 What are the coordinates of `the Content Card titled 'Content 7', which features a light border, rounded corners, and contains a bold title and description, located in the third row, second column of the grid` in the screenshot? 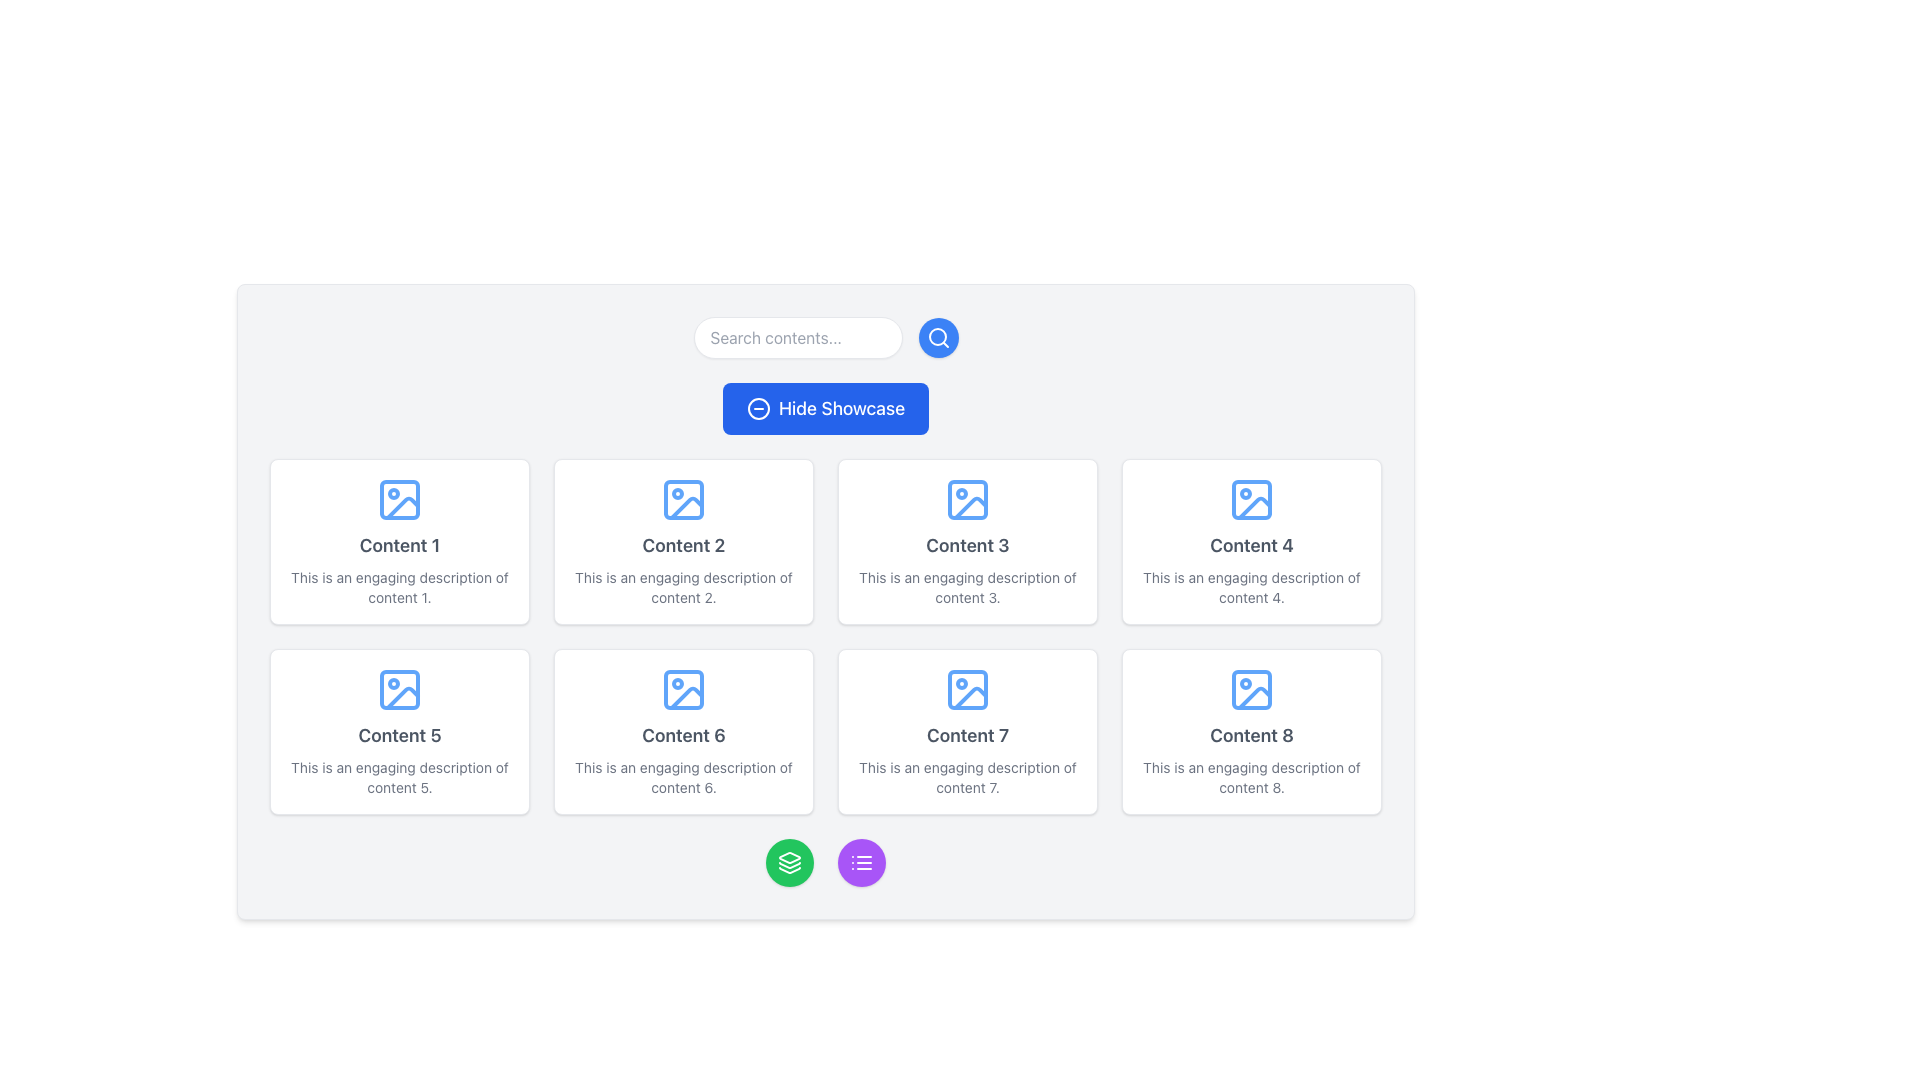 It's located at (968, 732).